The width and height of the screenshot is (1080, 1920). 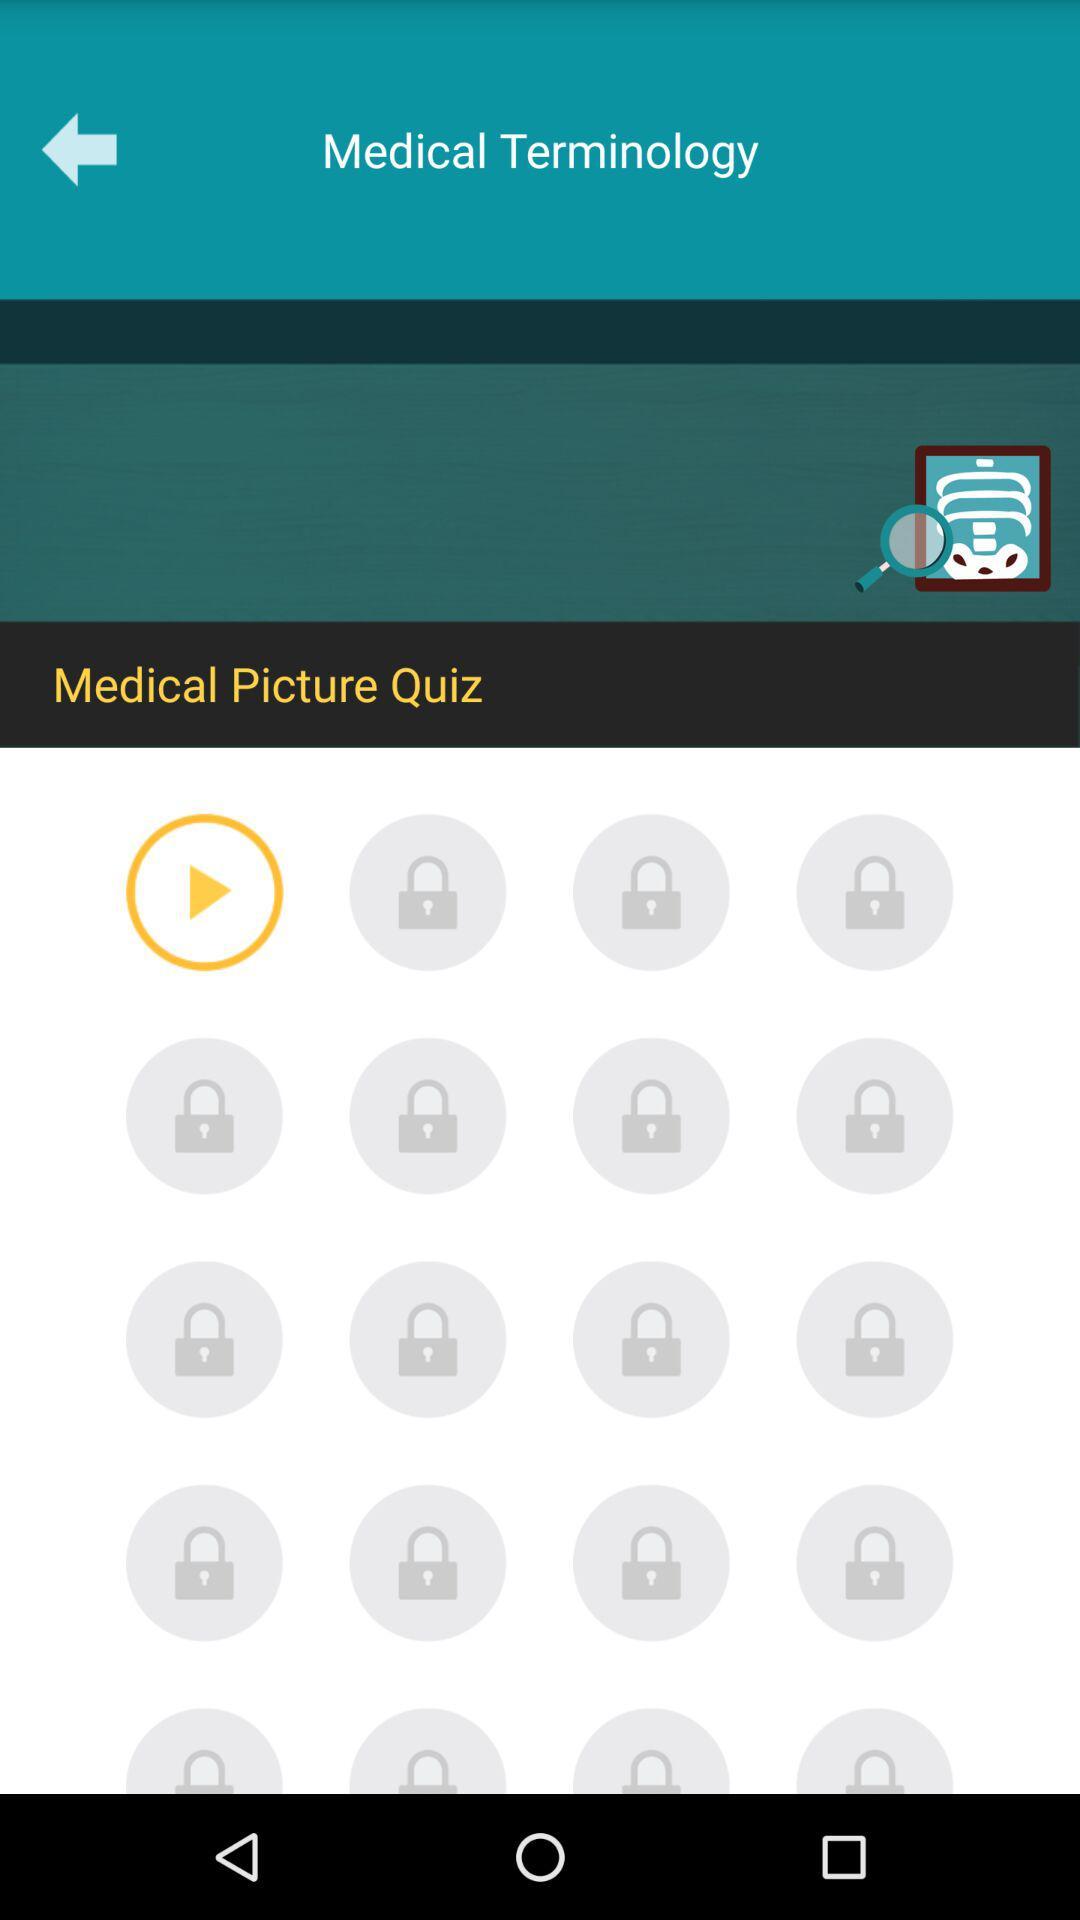 What do you see at coordinates (874, 1562) in the screenshot?
I see `locked item` at bounding box center [874, 1562].